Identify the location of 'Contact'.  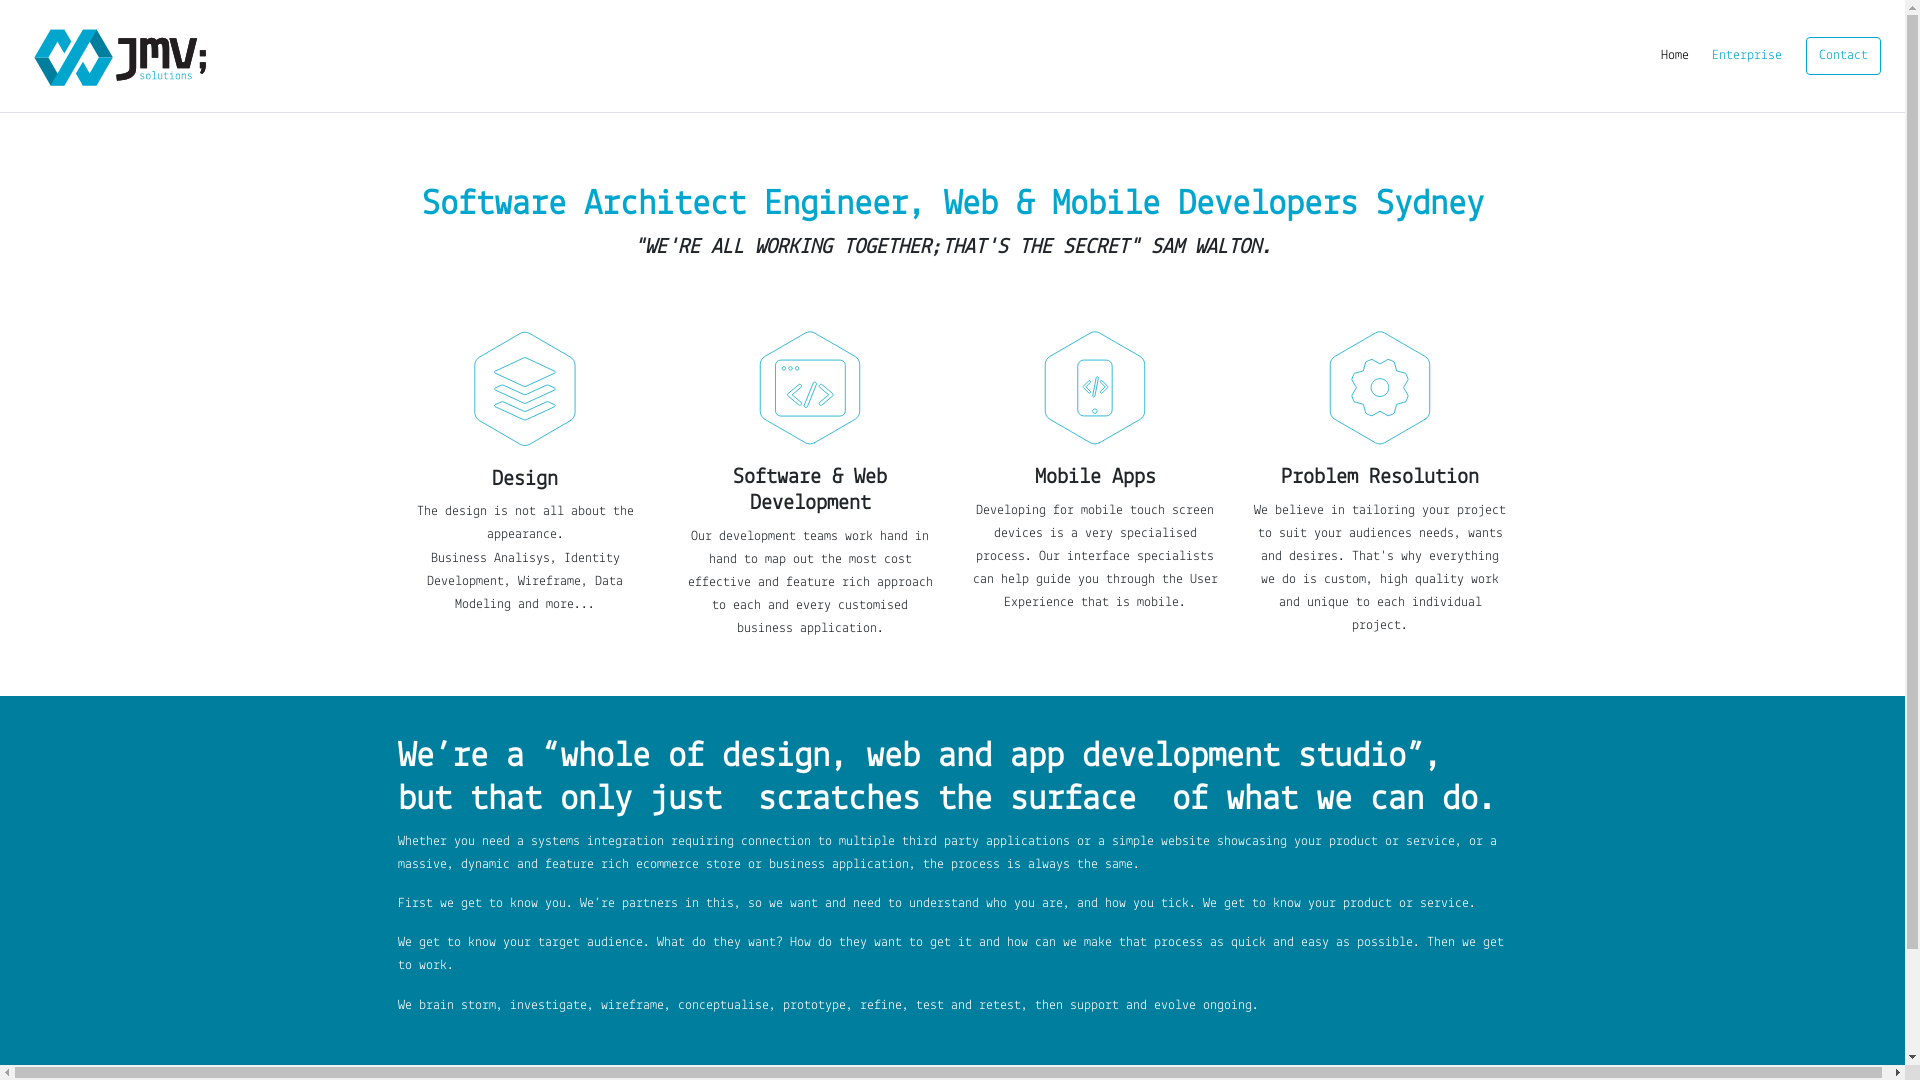
(1842, 54).